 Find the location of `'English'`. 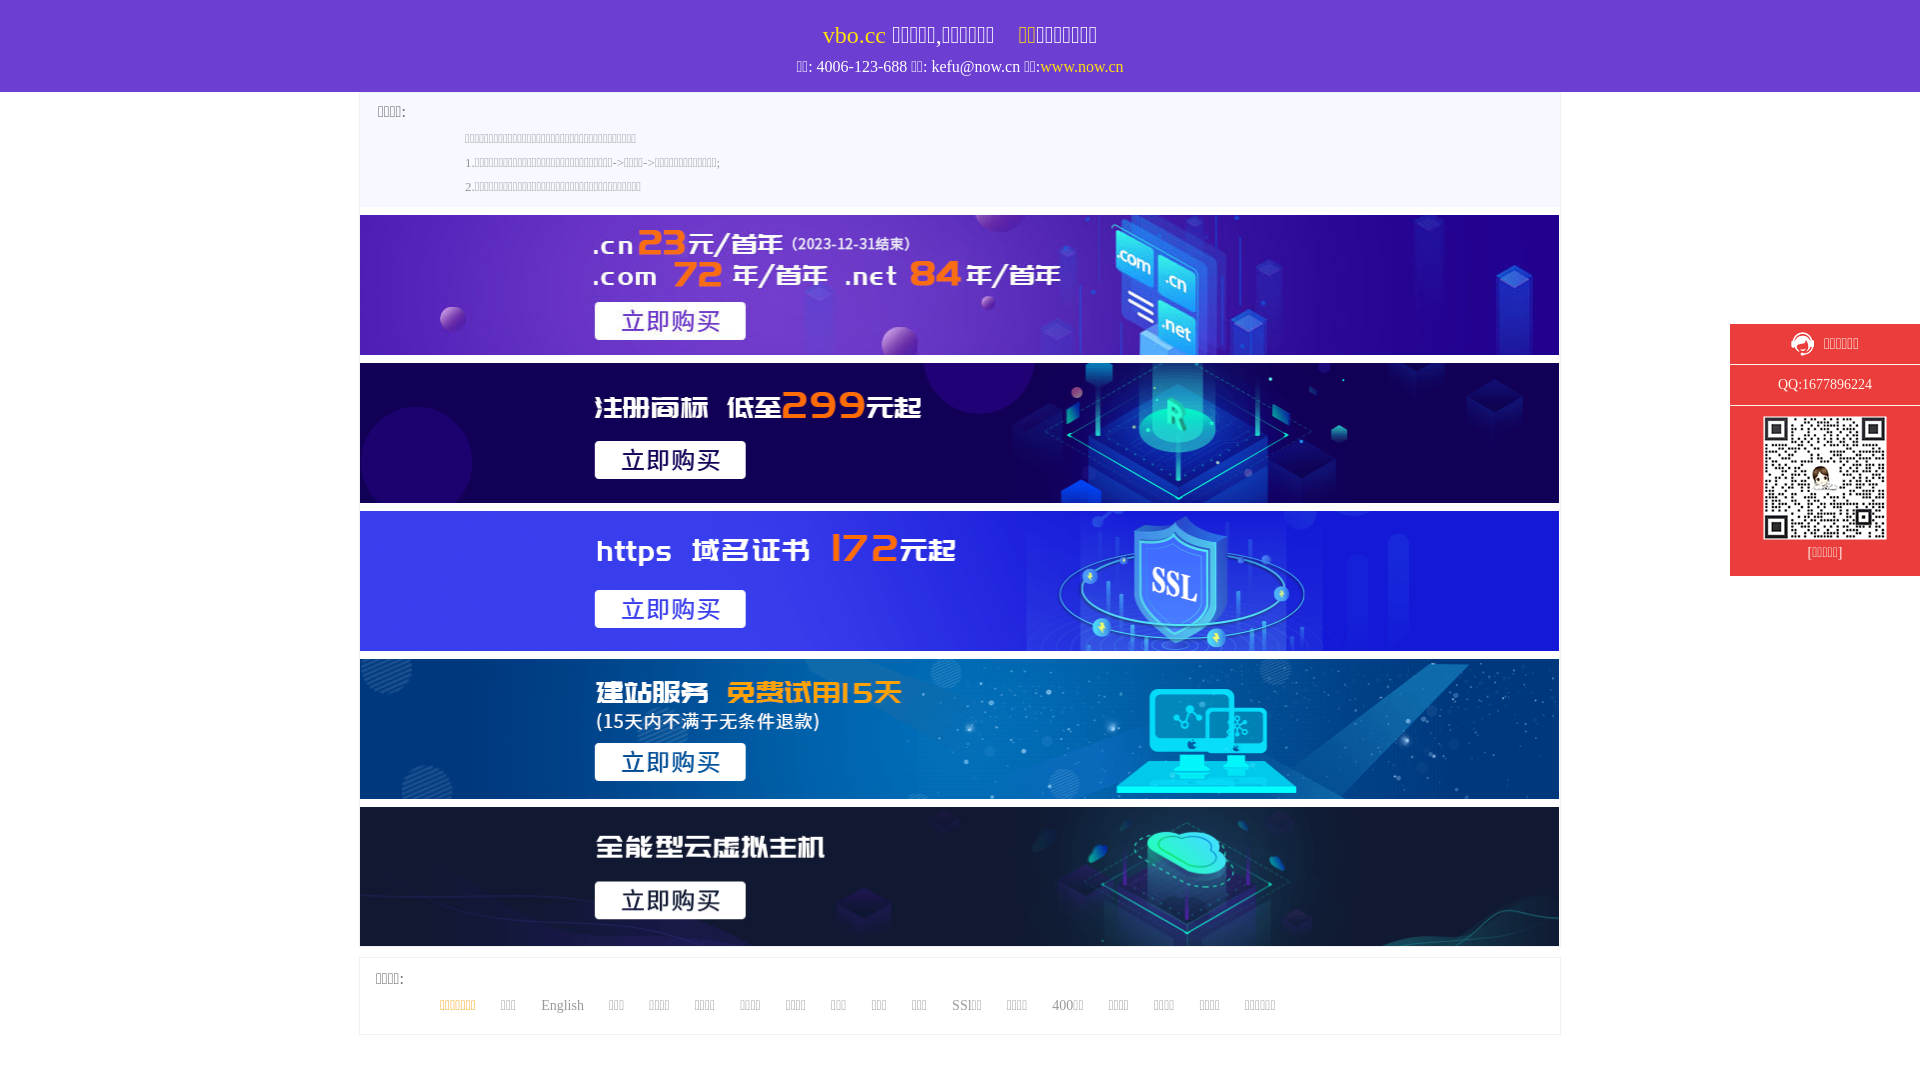

'English' is located at coordinates (561, 1005).